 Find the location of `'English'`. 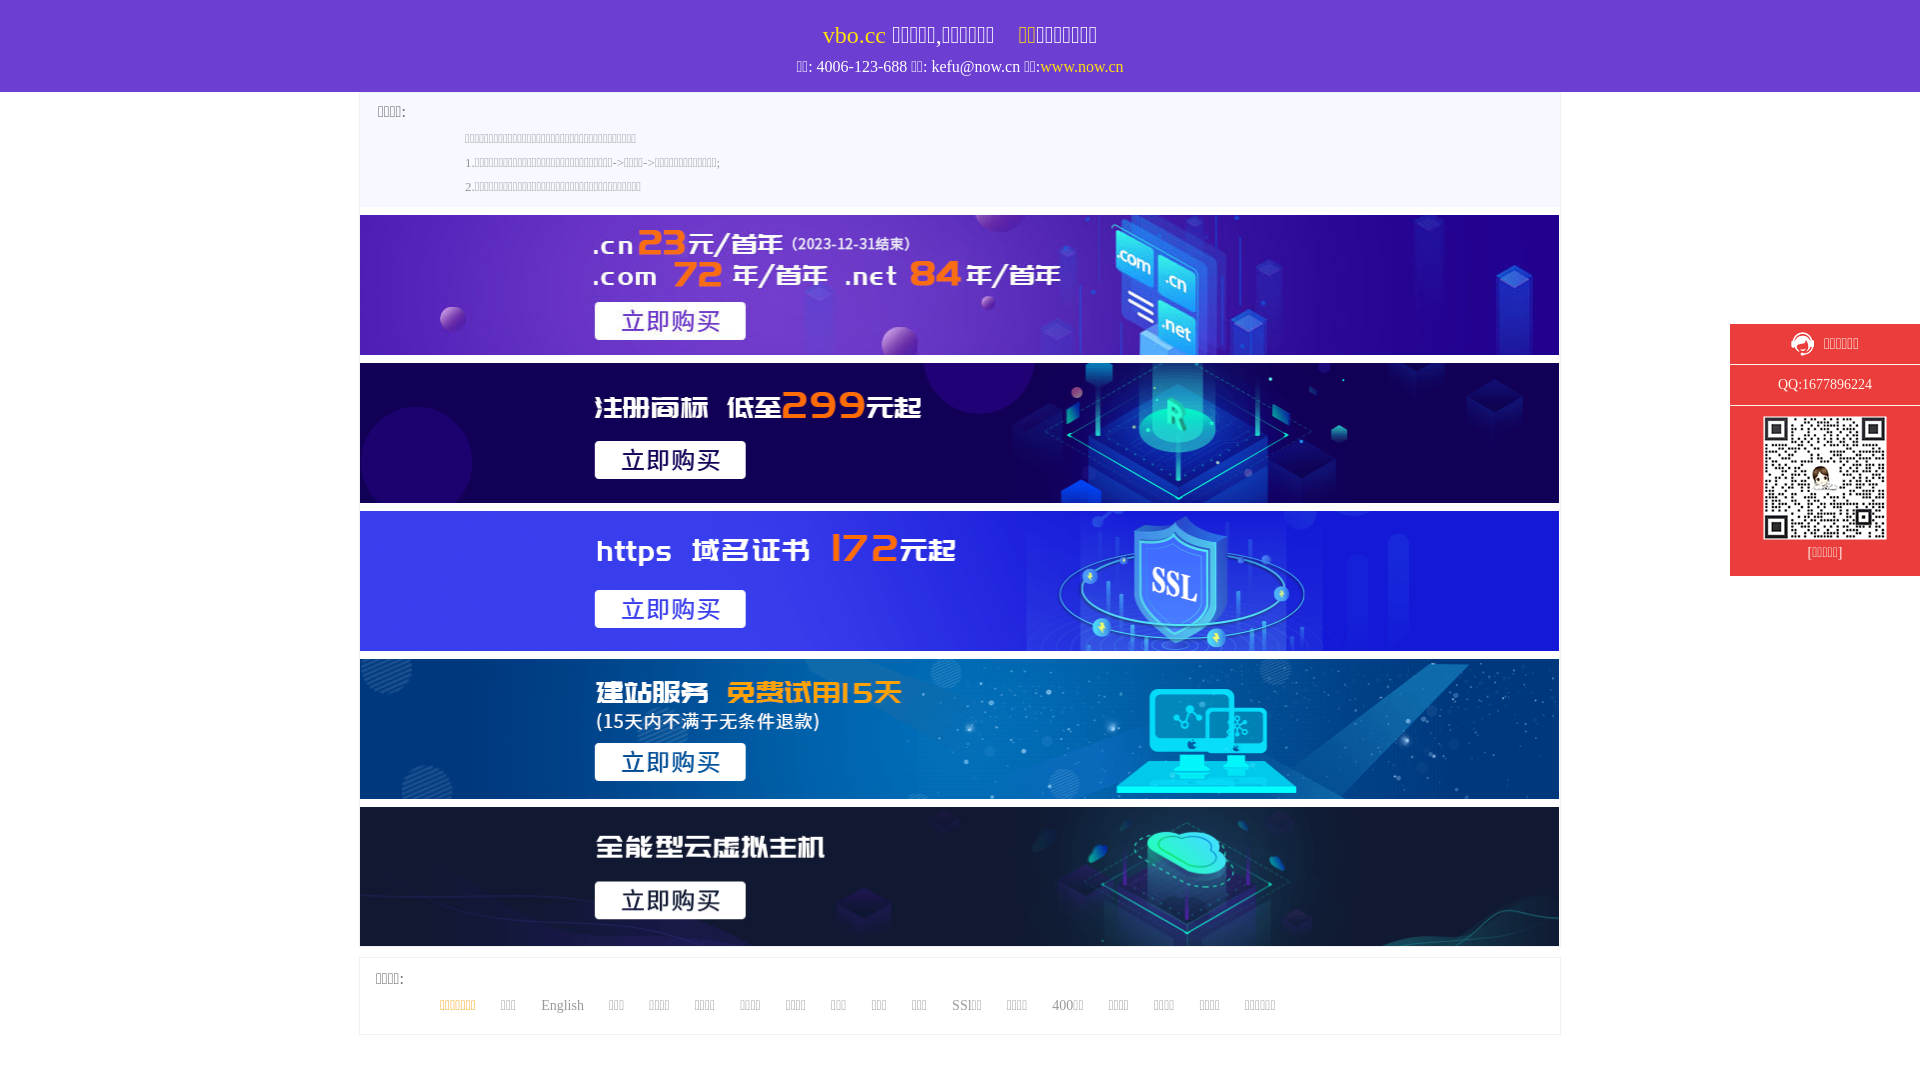

'English' is located at coordinates (561, 1005).